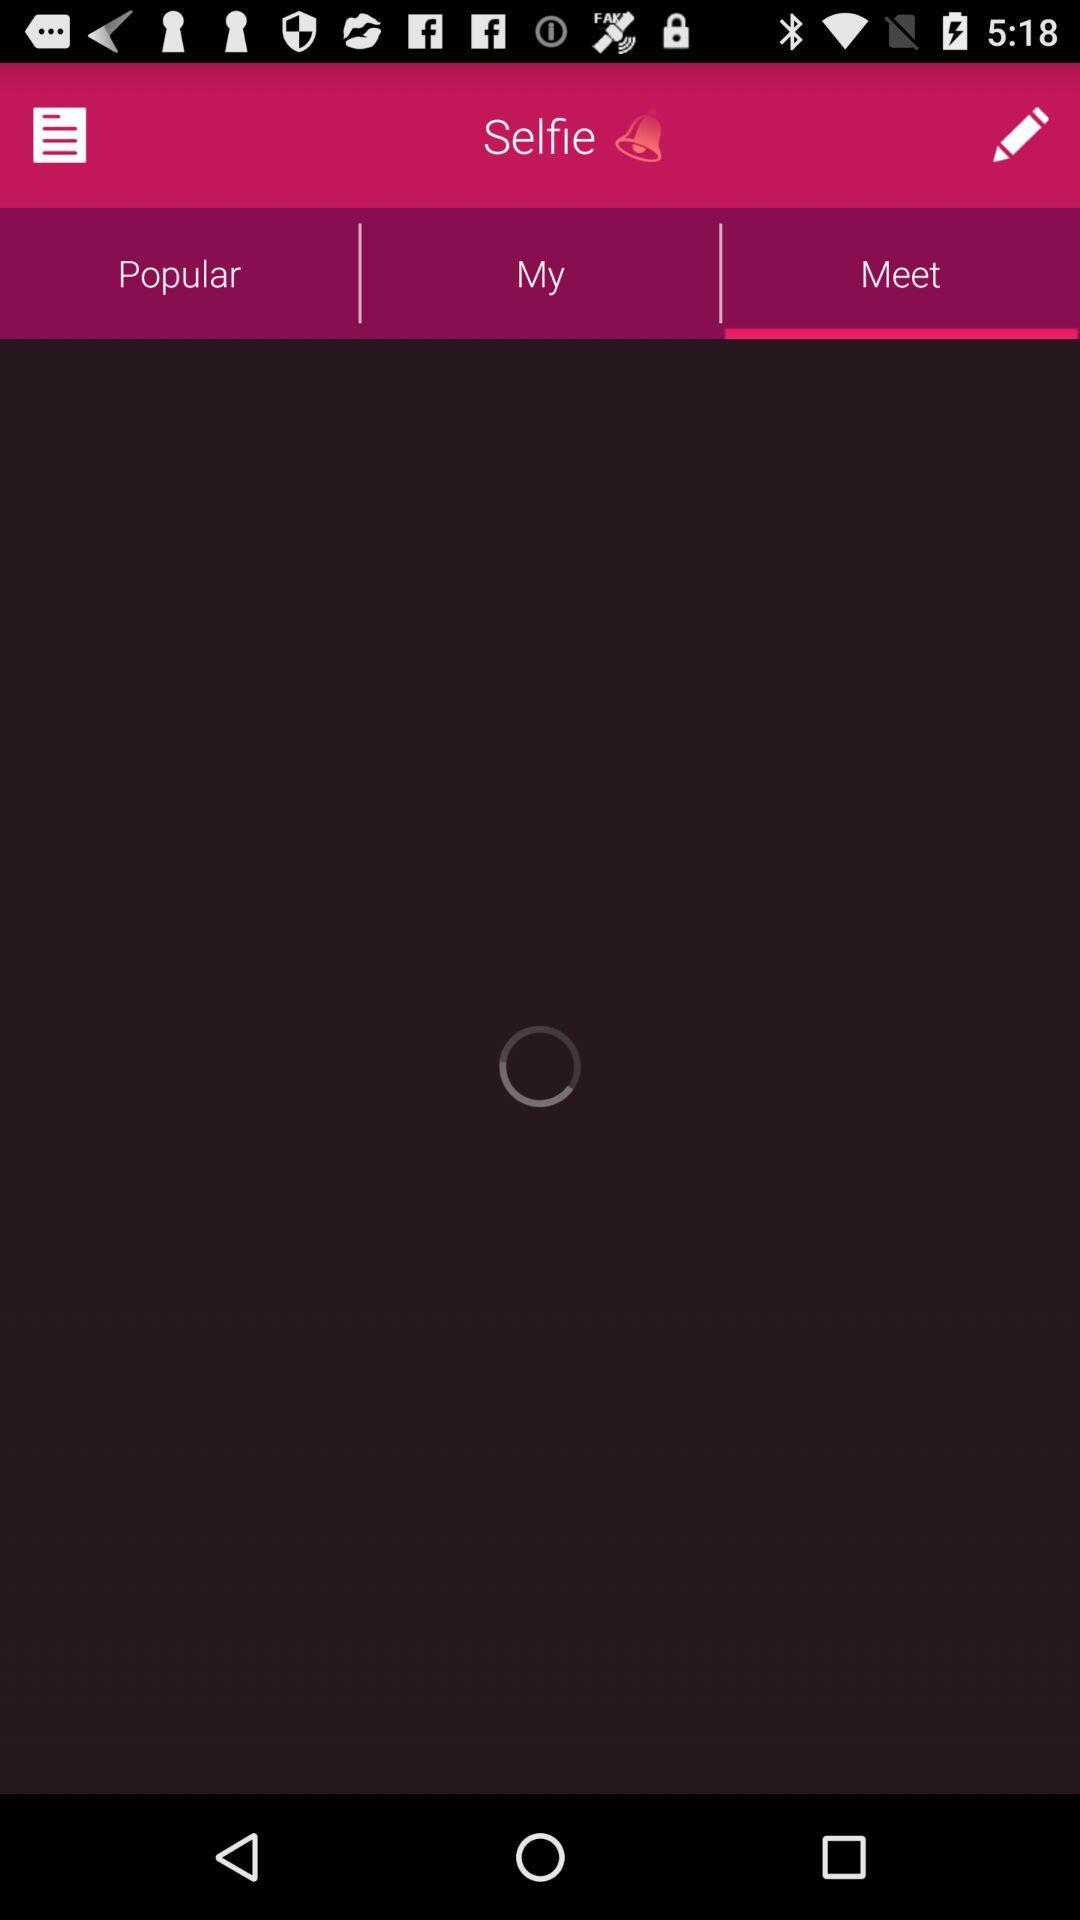 The width and height of the screenshot is (1080, 1920). What do you see at coordinates (538, 134) in the screenshot?
I see `the selfie icon` at bounding box center [538, 134].